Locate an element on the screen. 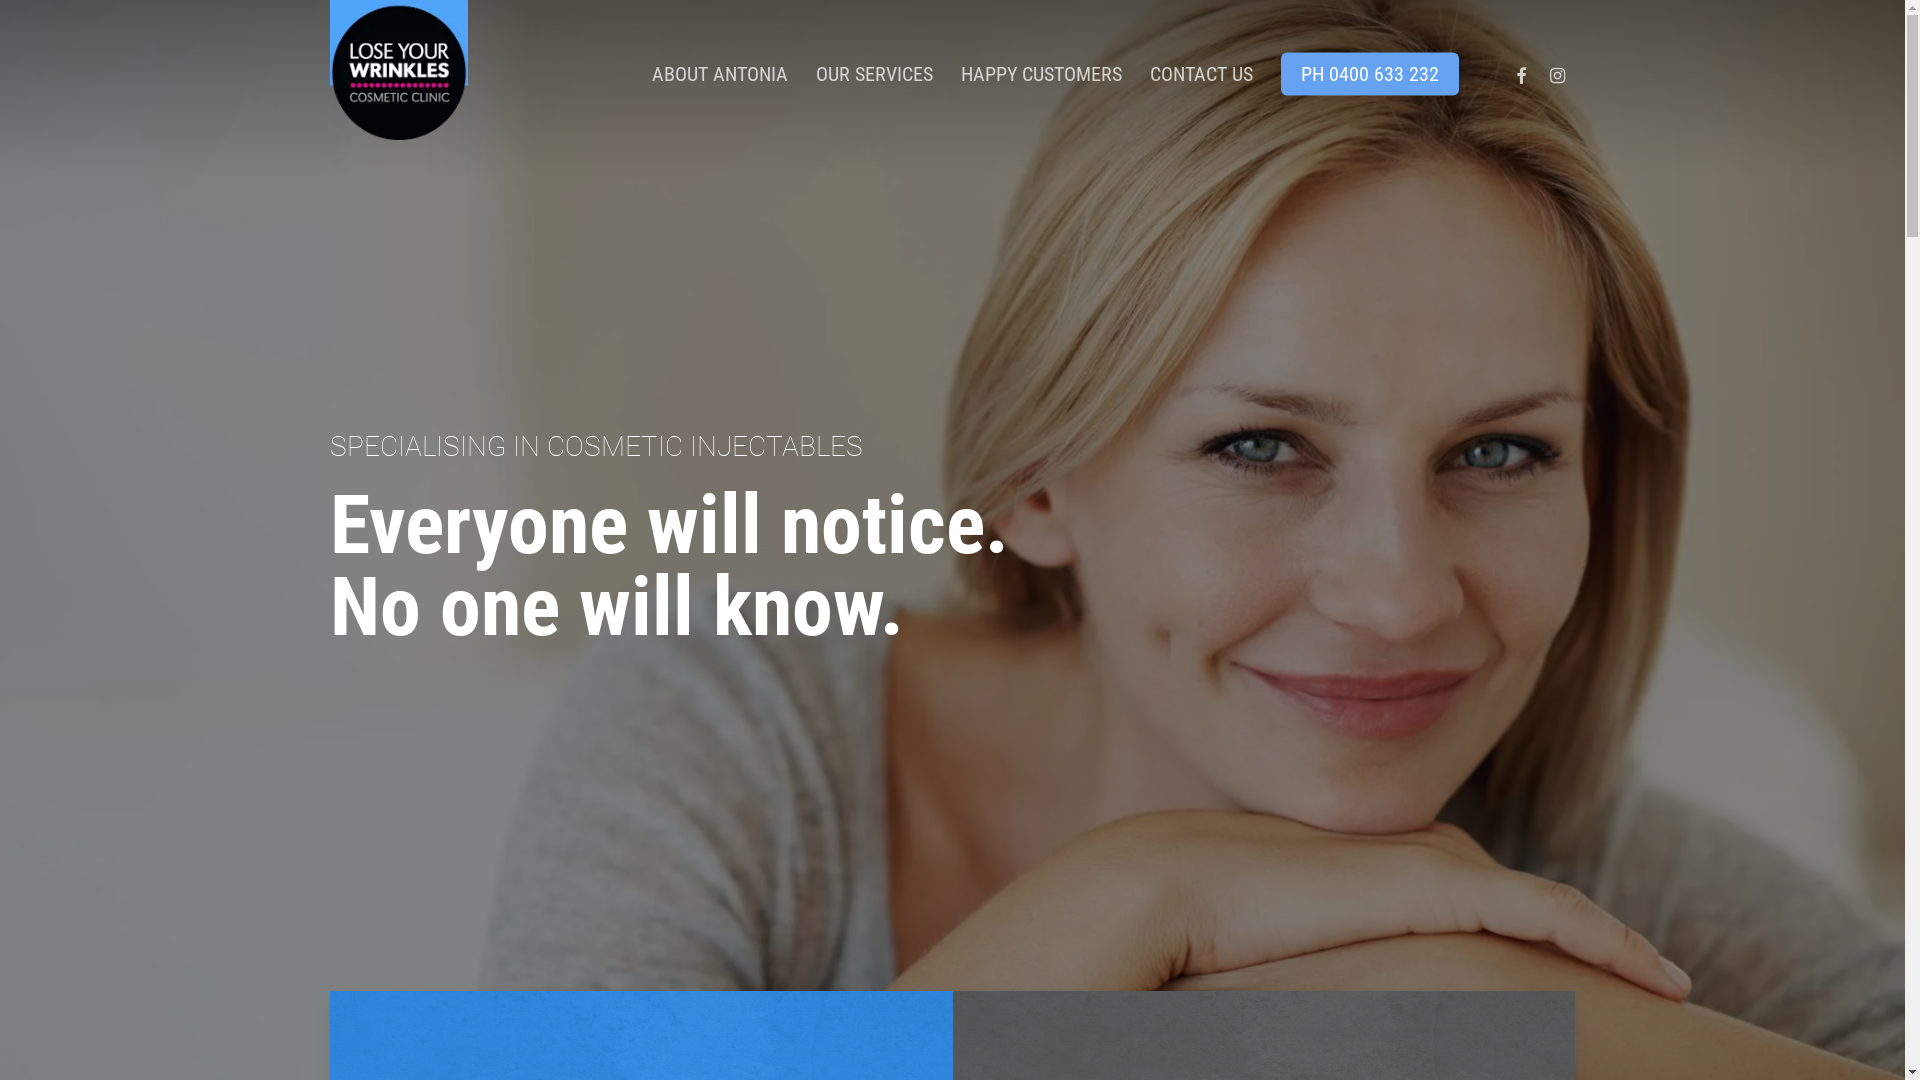  'ABOUT ANTONIA' is located at coordinates (720, 72).